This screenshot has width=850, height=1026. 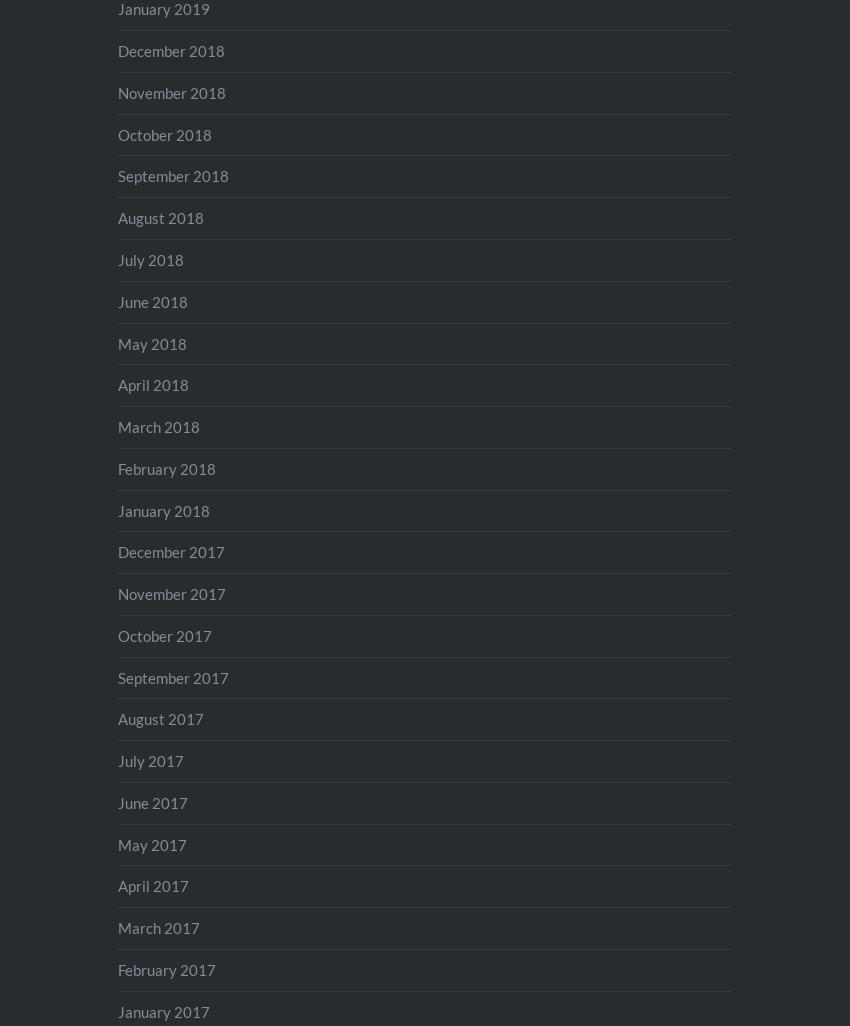 I want to click on 'August 2017', so click(x=160, y=719).